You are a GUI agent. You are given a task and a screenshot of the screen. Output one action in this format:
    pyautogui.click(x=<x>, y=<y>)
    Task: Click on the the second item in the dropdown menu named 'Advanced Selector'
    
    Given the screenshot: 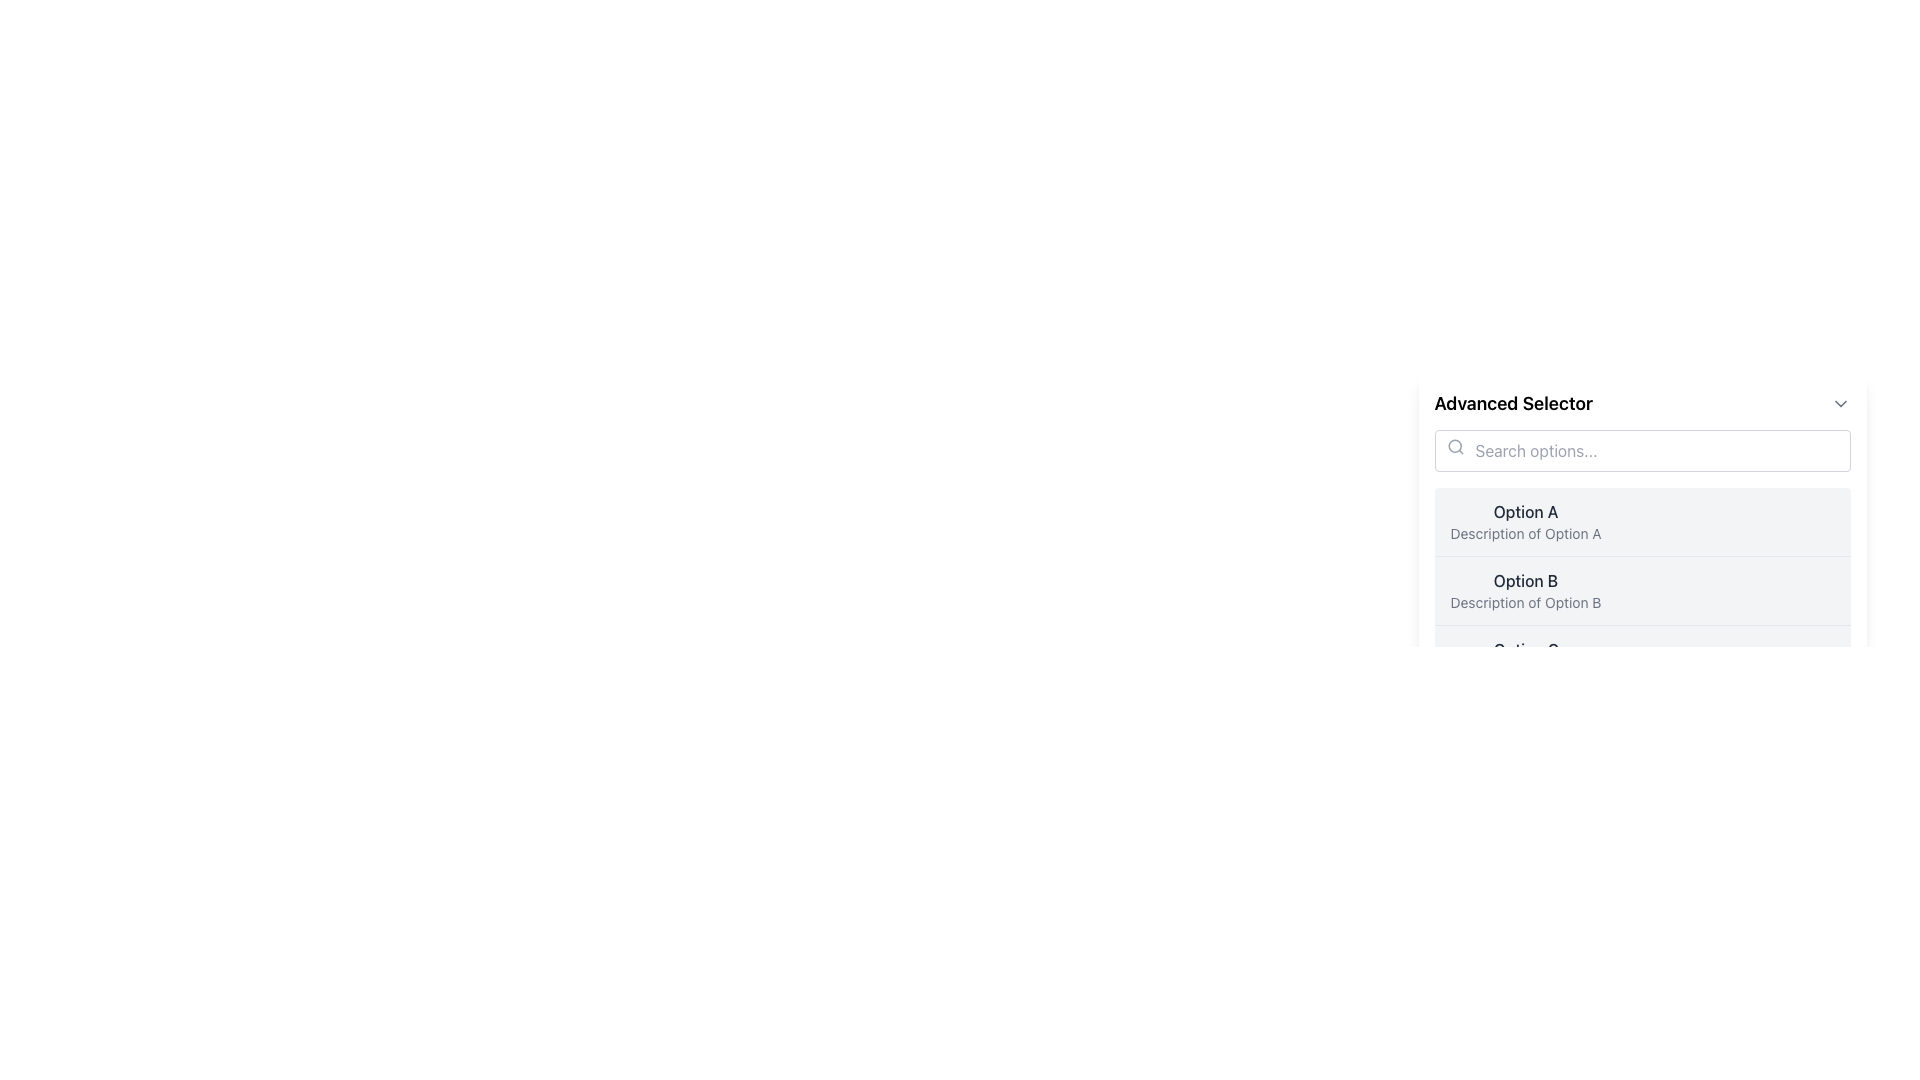 What is the action you would take?
    pyautogui.click(x=1525, y=589)
    